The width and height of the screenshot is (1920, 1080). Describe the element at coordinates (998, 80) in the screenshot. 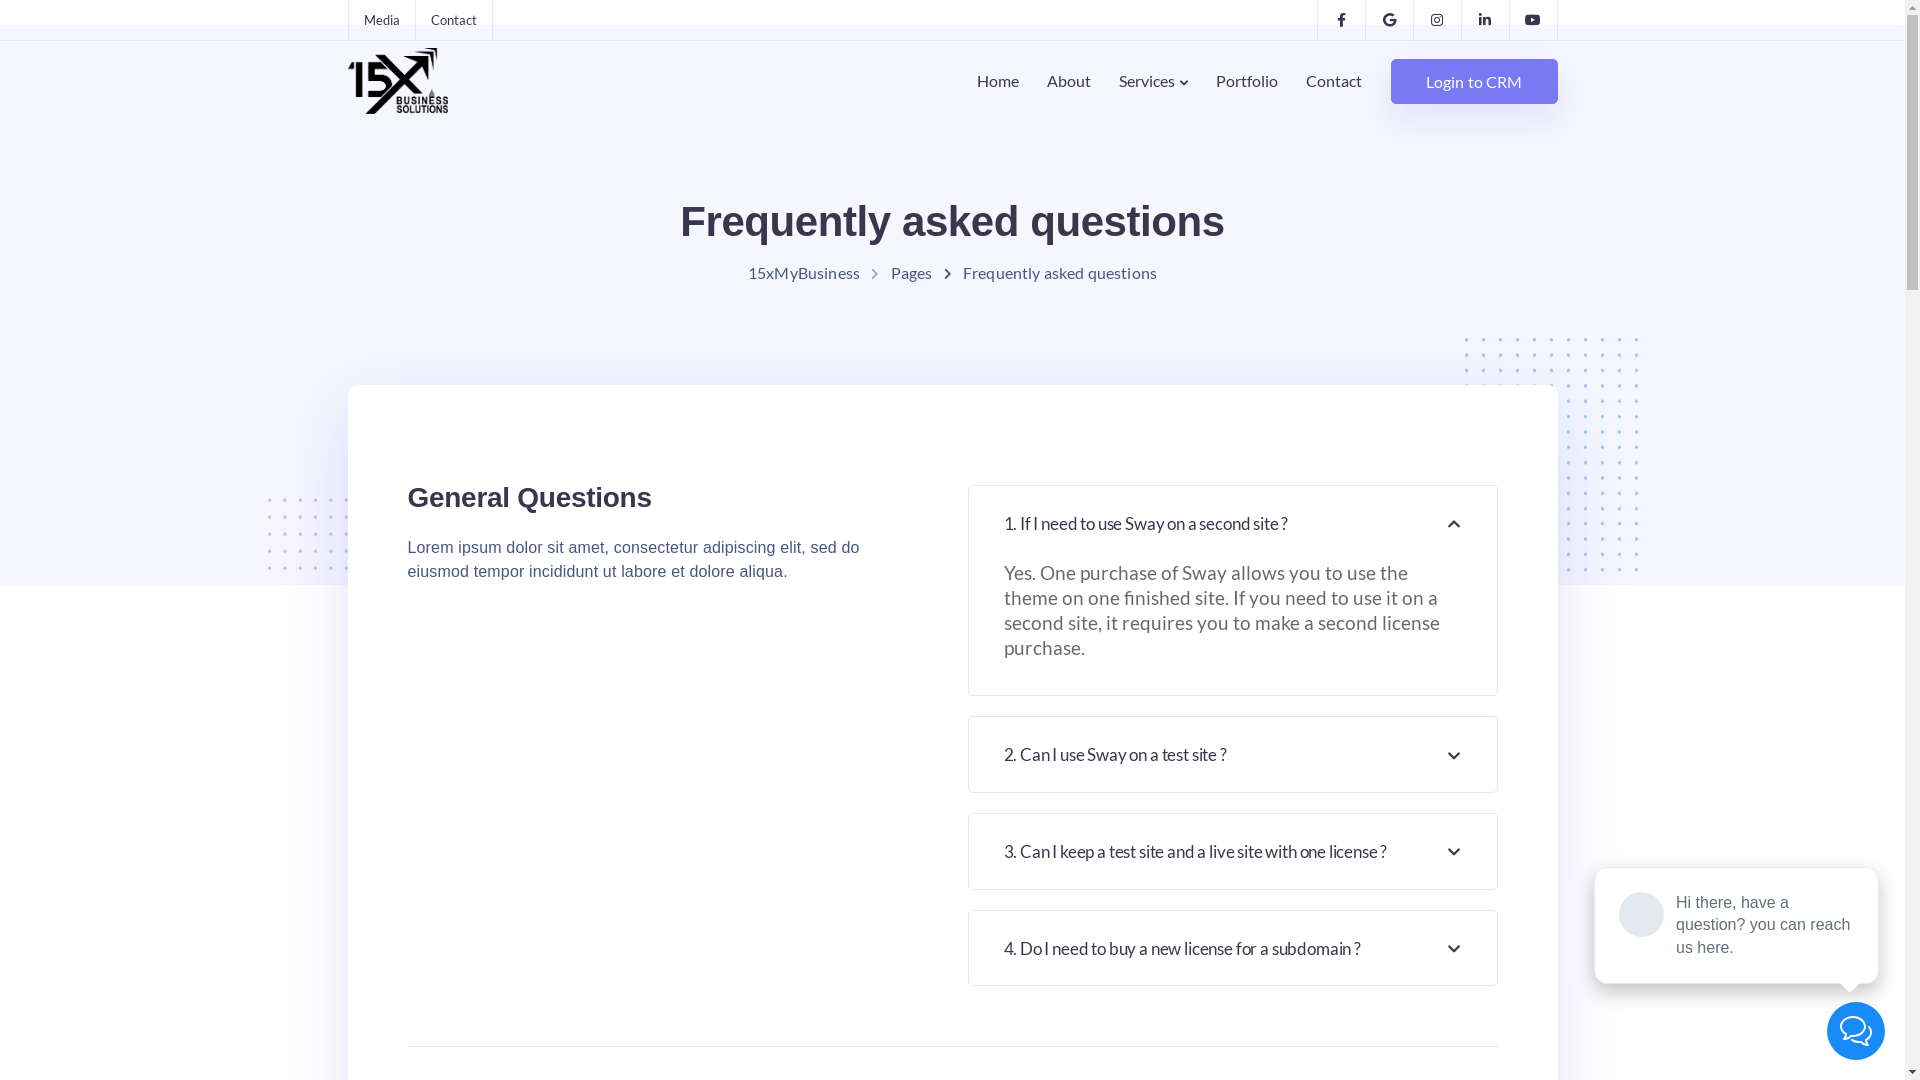

I see `'Home'` at that location.